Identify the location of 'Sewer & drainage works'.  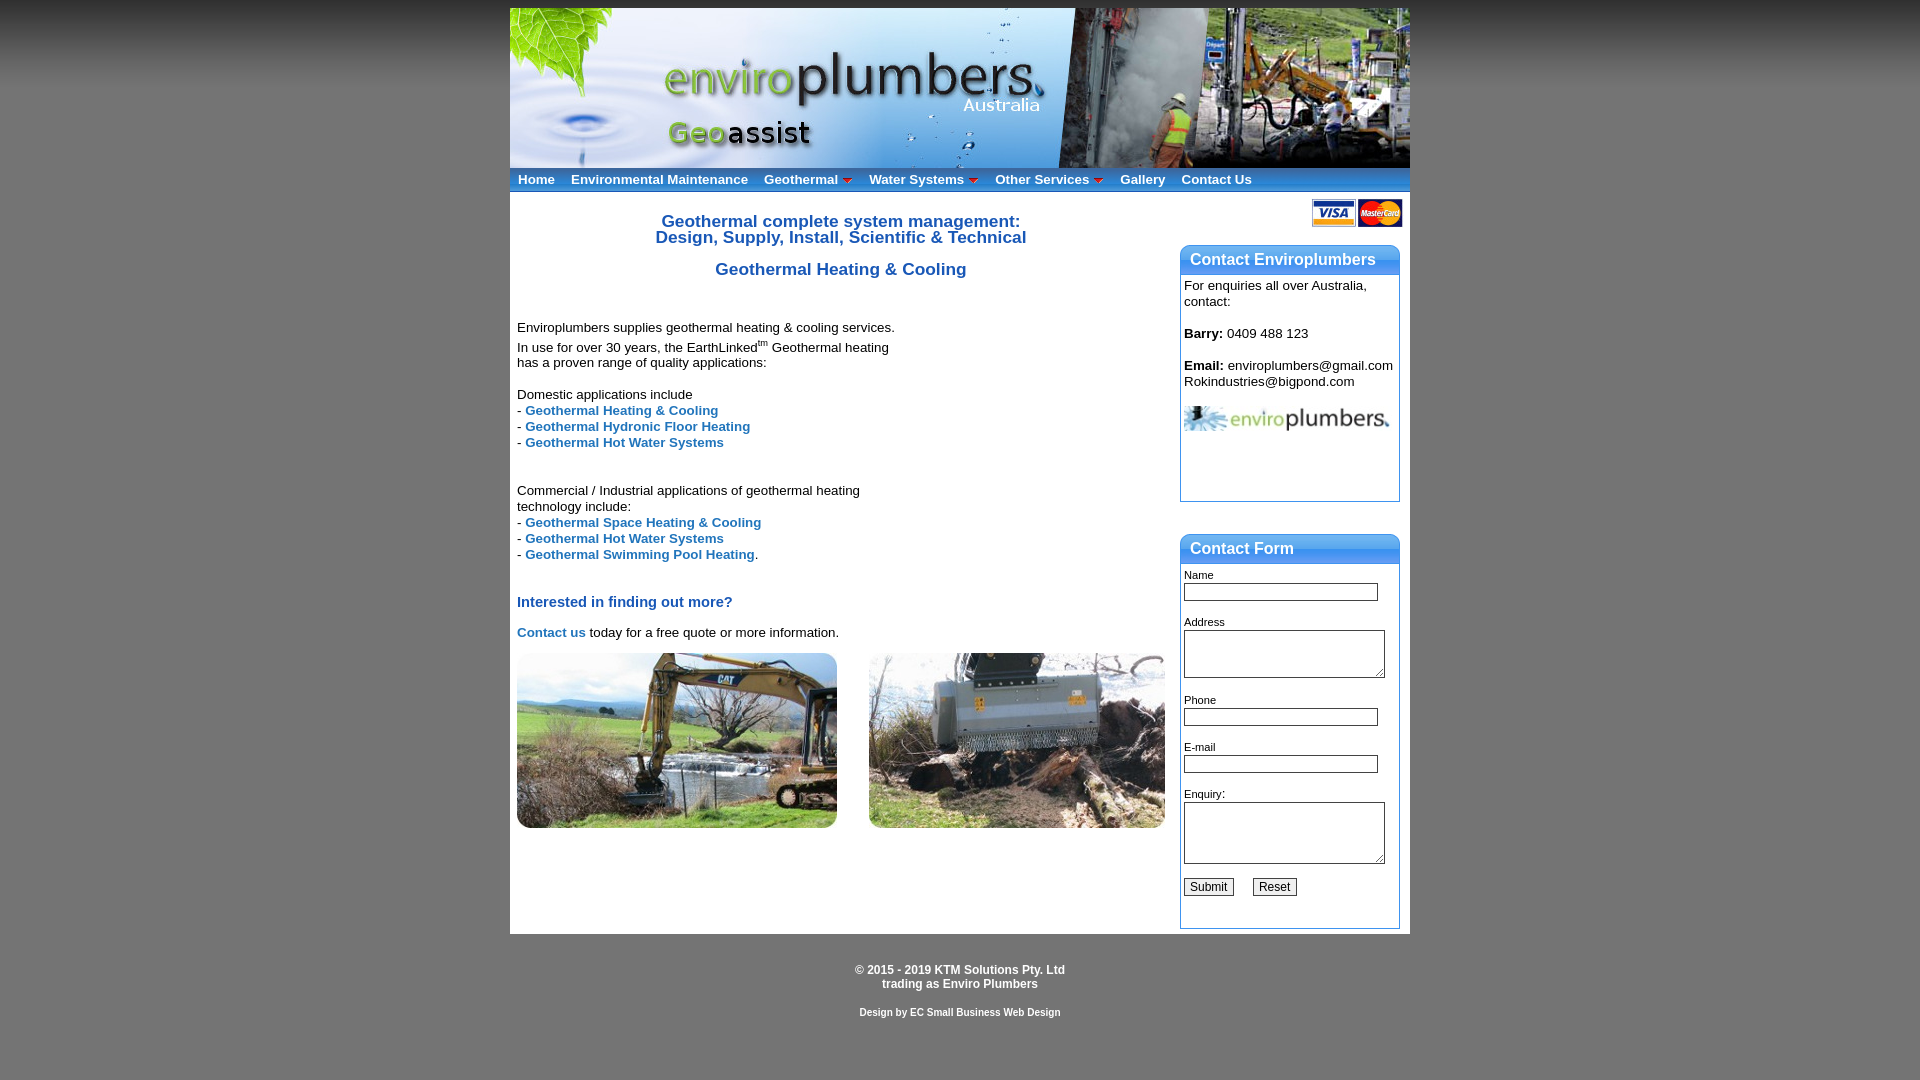
(676, 740).